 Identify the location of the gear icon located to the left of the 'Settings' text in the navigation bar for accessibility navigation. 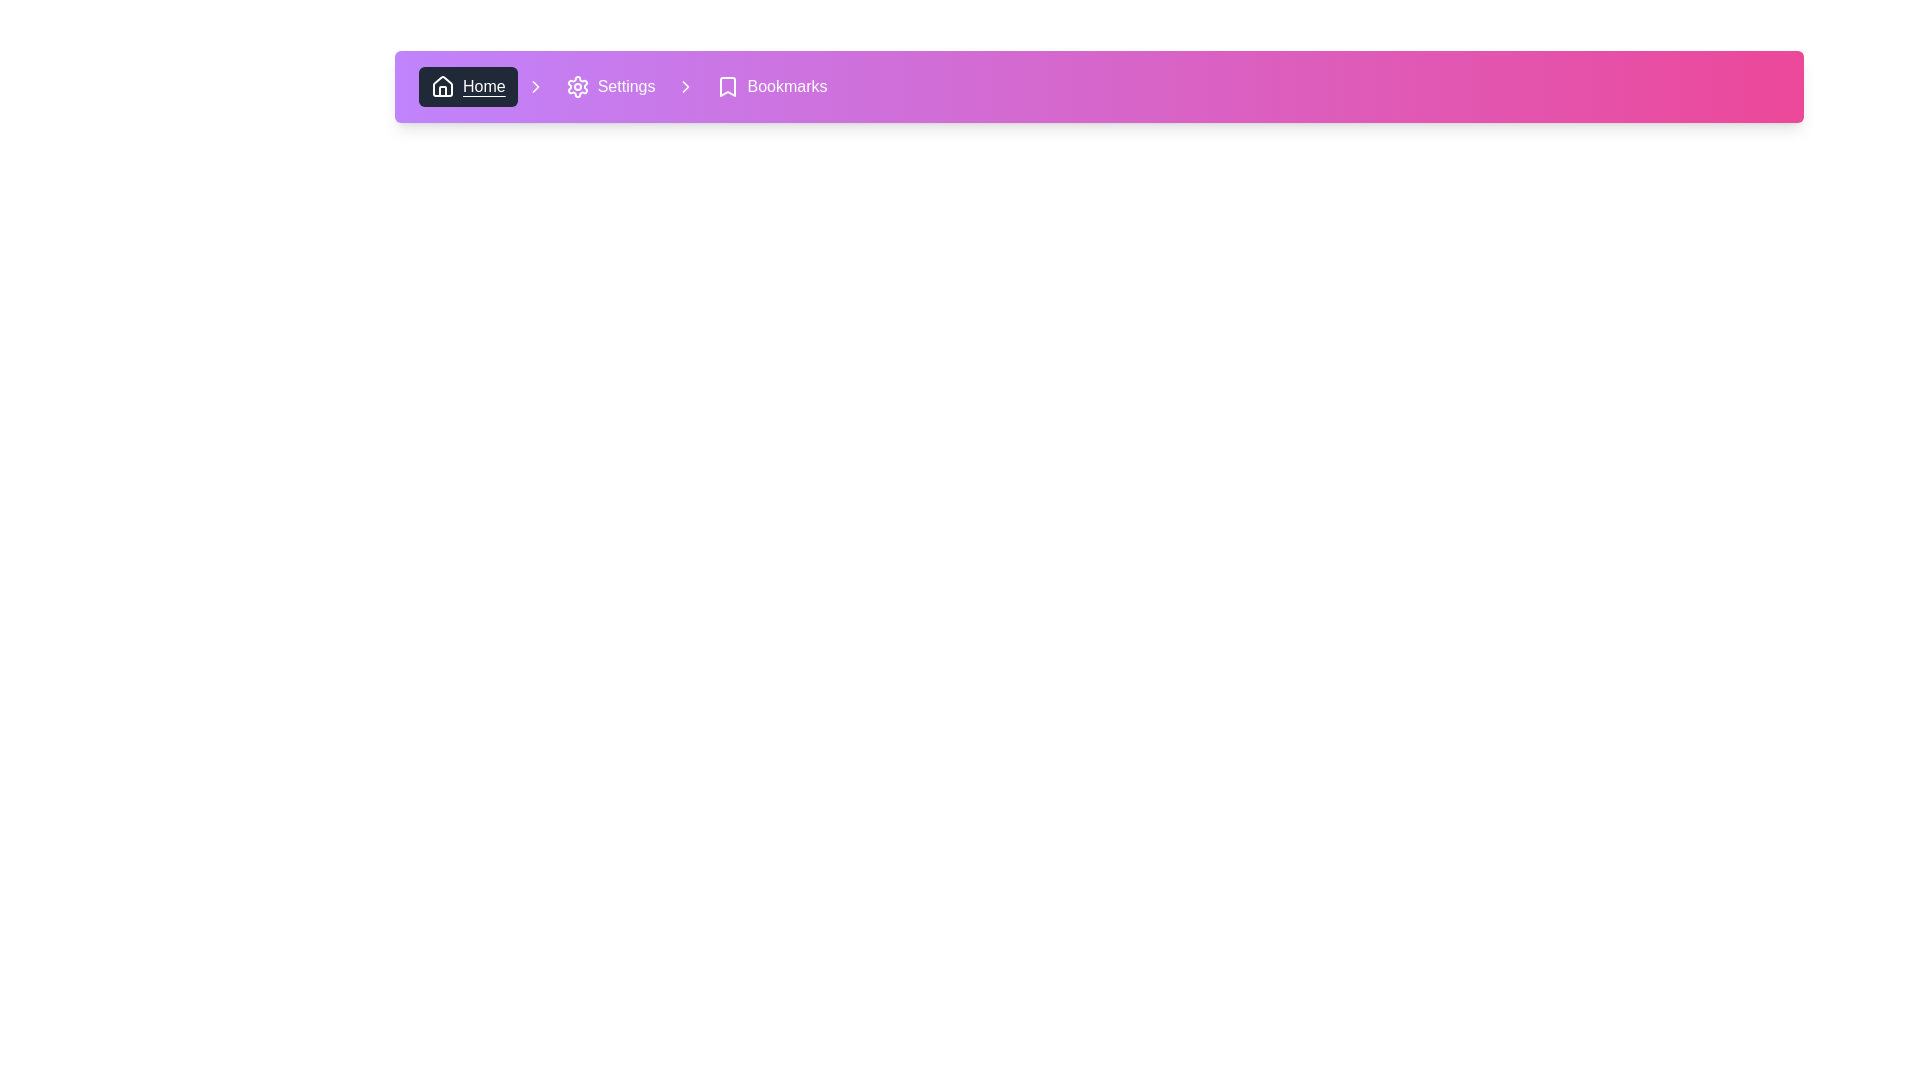
(576, 86).